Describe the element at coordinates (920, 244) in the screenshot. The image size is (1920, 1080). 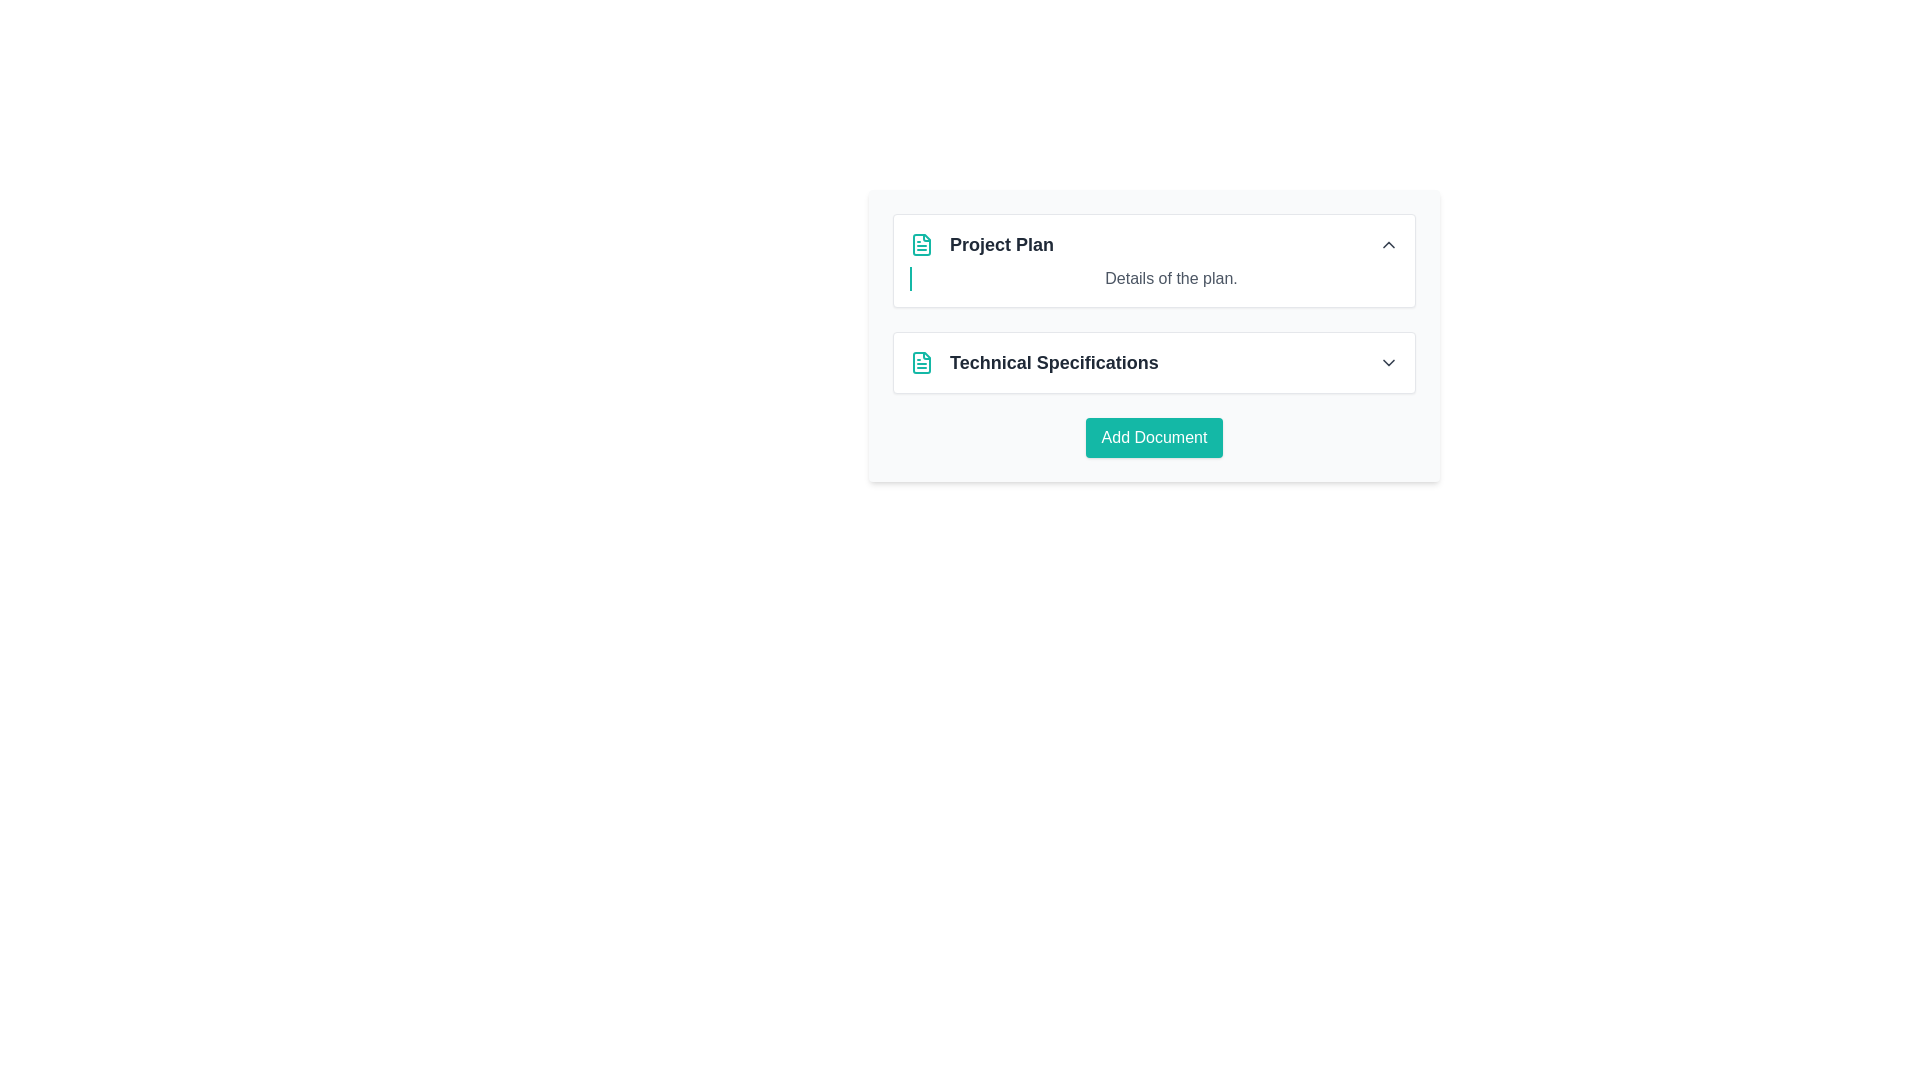
I see `the visual cues of the 'Project Plan' icon located at the left-most side of the 'Project Plan' section` at that location.